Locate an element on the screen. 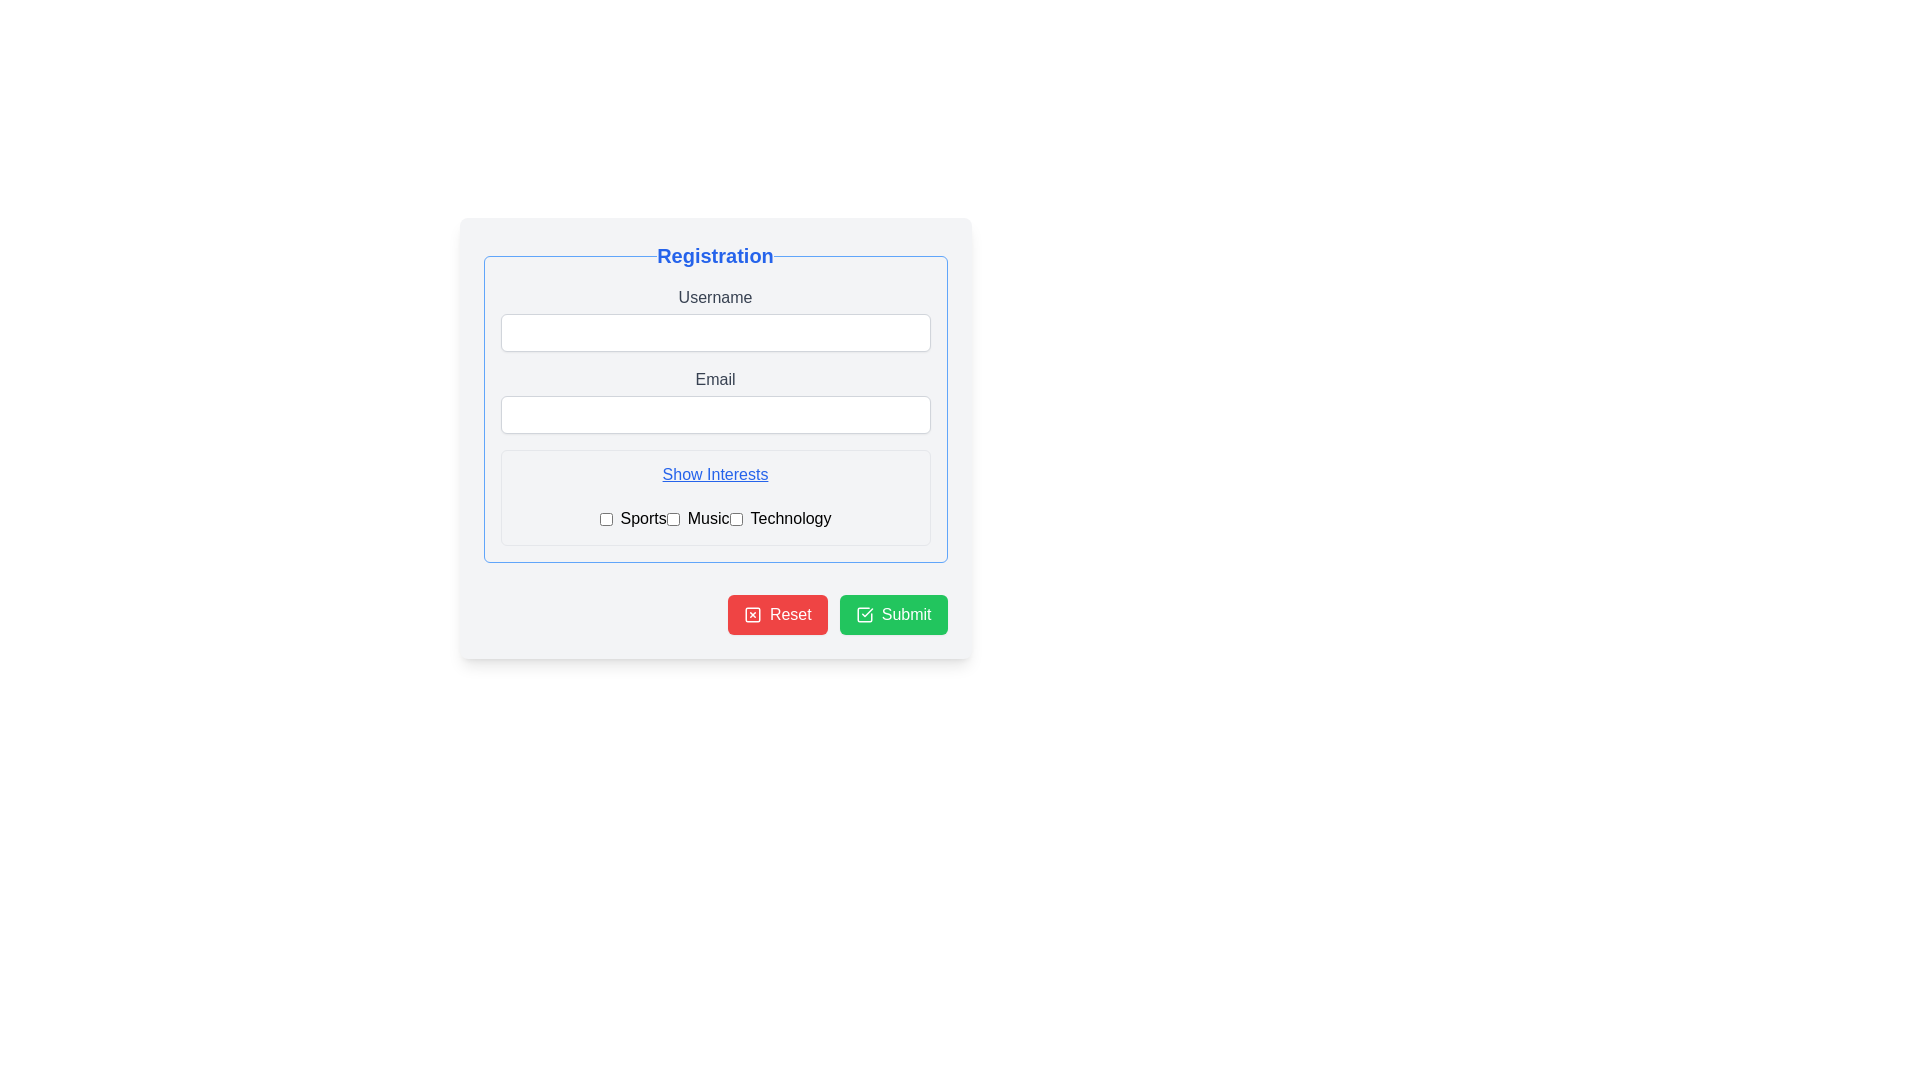 This screenshot has height=1080, width=1920. label text associated with the 'Sports' interest checkbox, which is located to the right of the first checkbox in the horizontal group of interest checkboxes near the bottom of the registration form is located at coordinates (643, 518).